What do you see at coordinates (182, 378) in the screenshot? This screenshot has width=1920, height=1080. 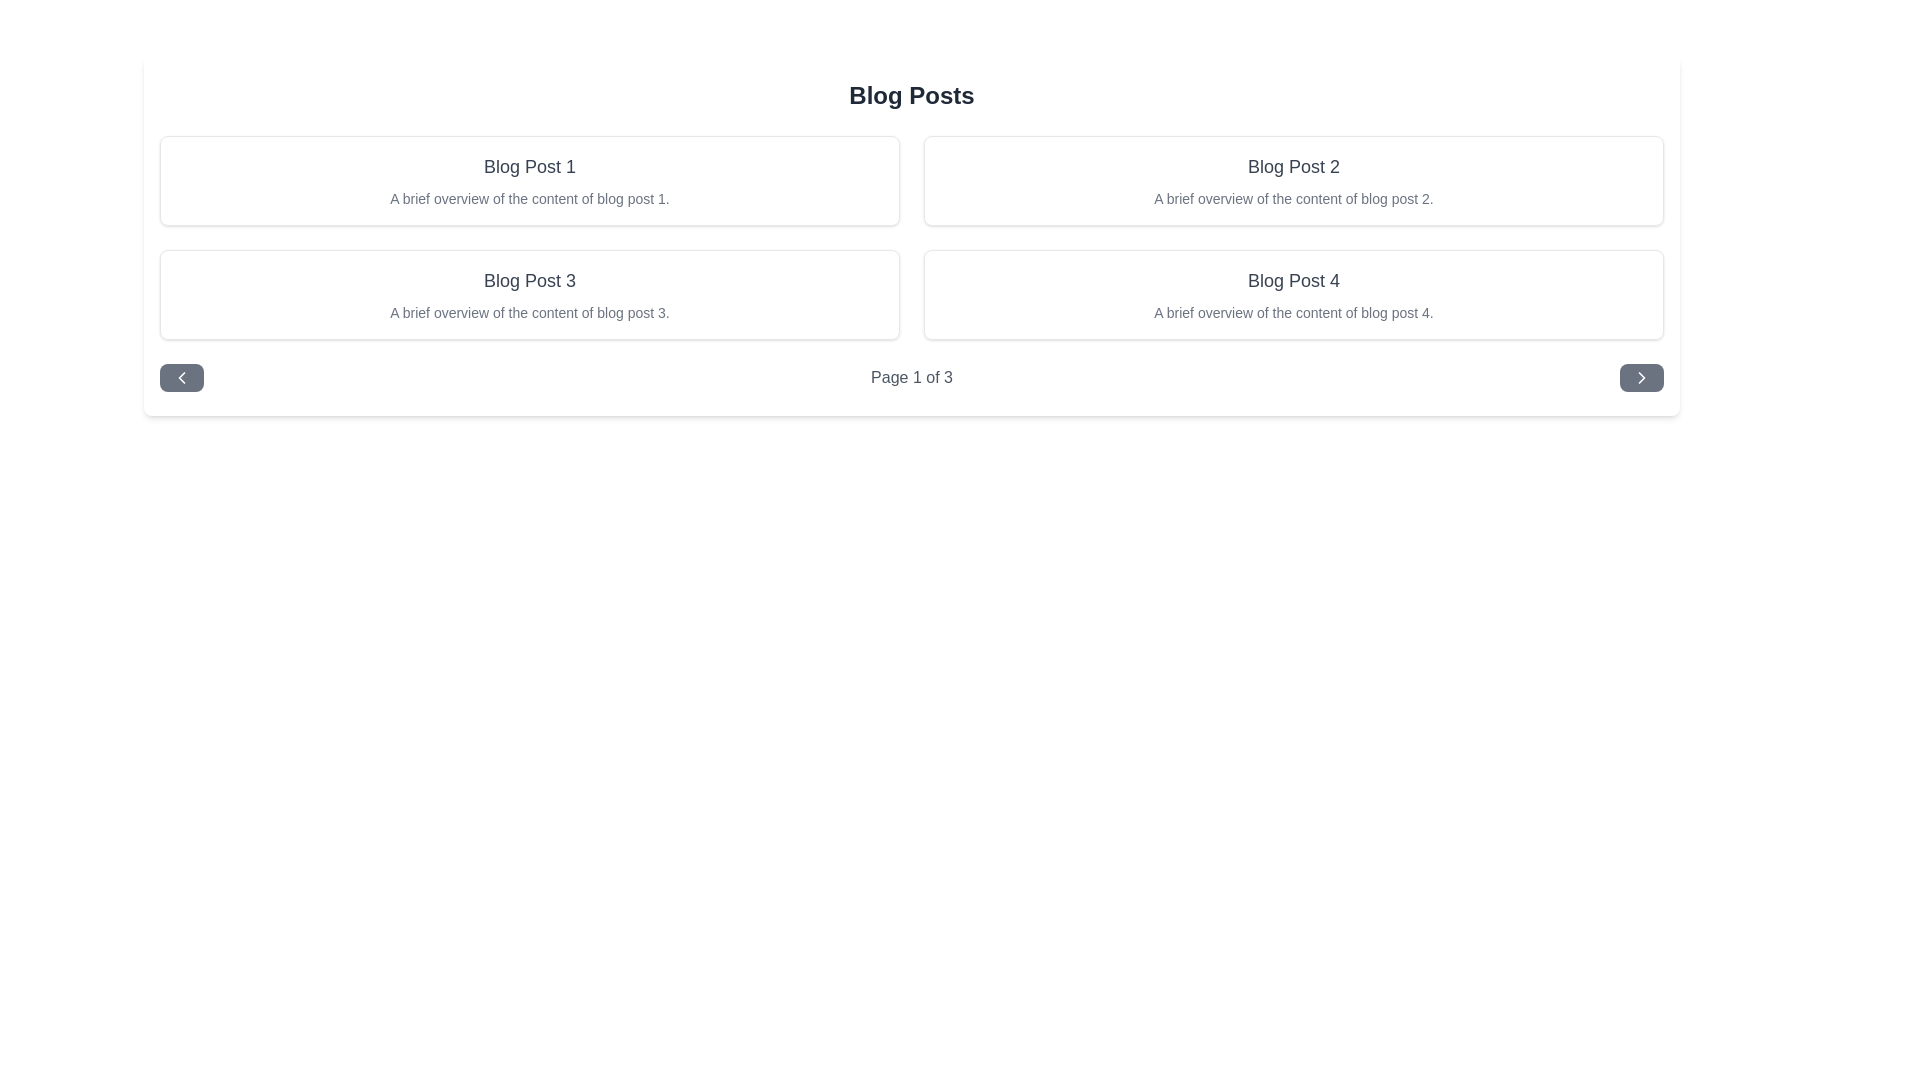 I see `the leftward-pointing chevron icon button located at the far left side of the navigation footer bar` at bounding box center [182, 378].